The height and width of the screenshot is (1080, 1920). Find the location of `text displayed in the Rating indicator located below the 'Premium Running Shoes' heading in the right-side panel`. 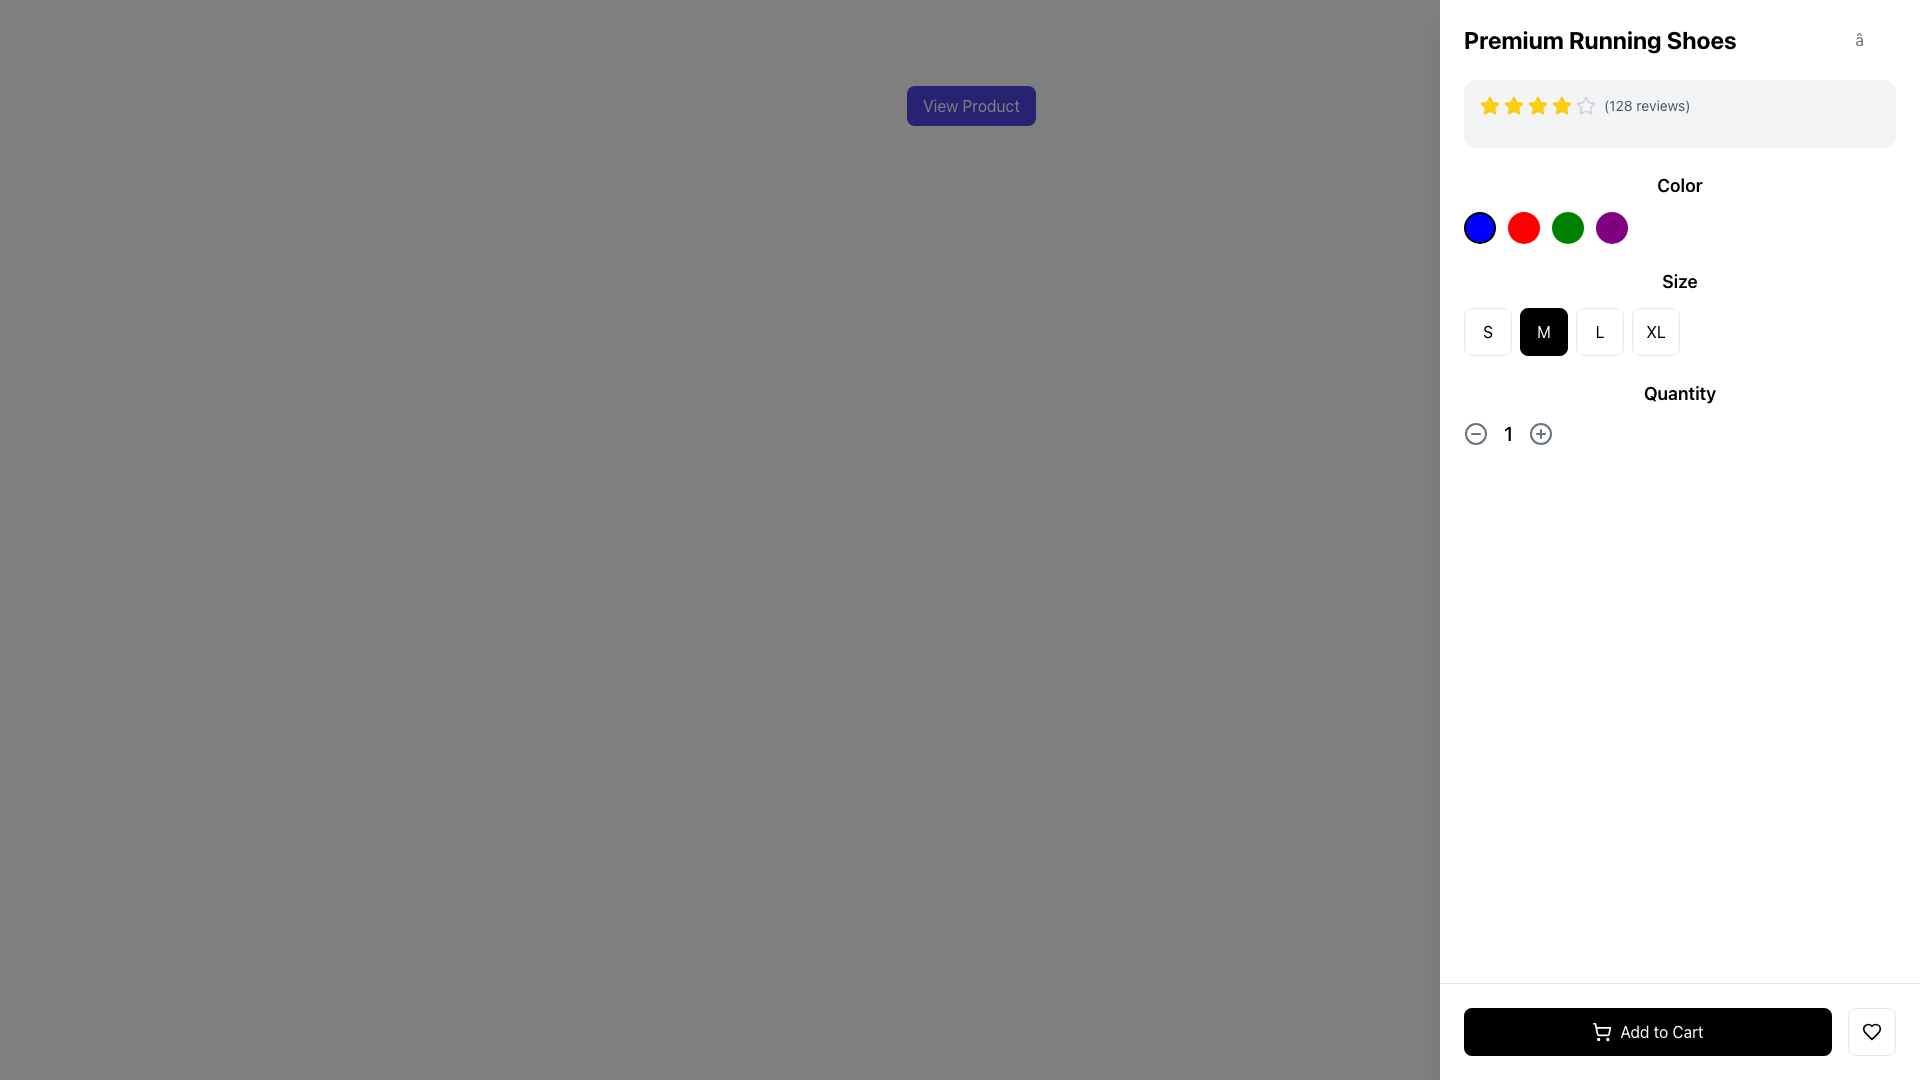

text displayed in the Rating indicator located below the 'Premium Running Shoes' heading in the right-side panel is located at coordinates (1680, 114).